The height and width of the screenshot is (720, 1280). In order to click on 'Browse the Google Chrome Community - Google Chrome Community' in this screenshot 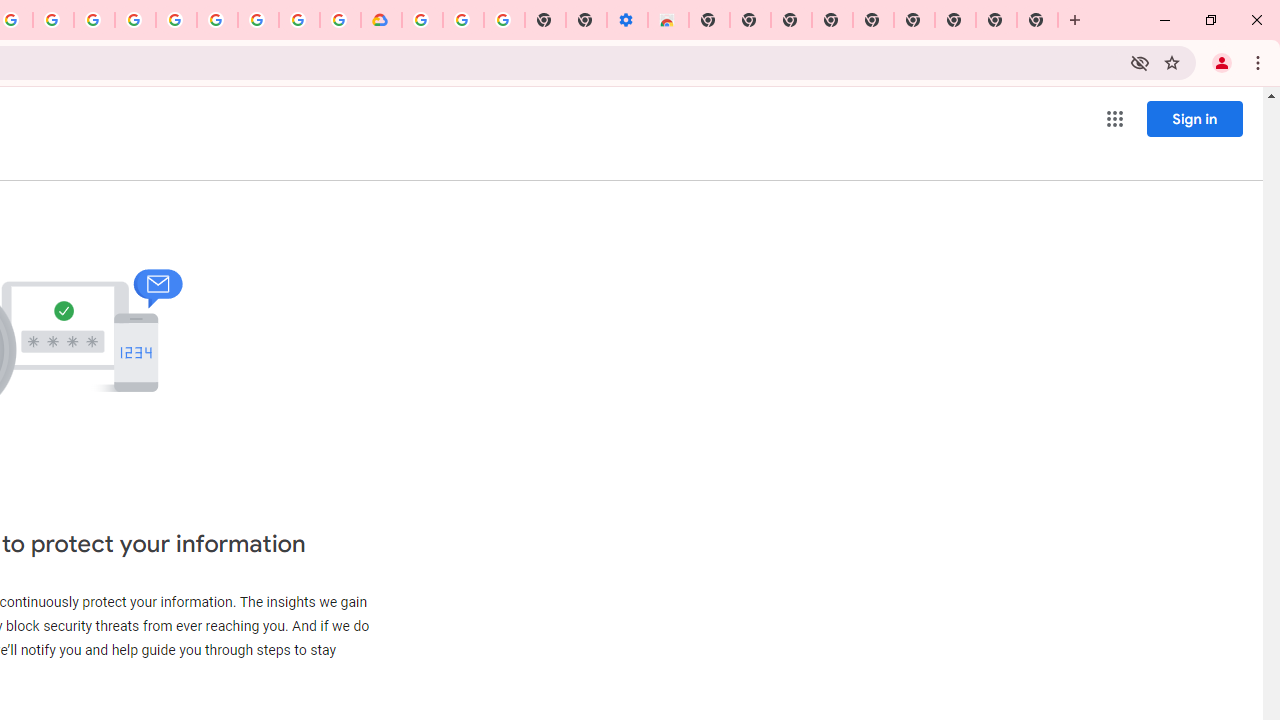, I will do `click(340, 20)`.